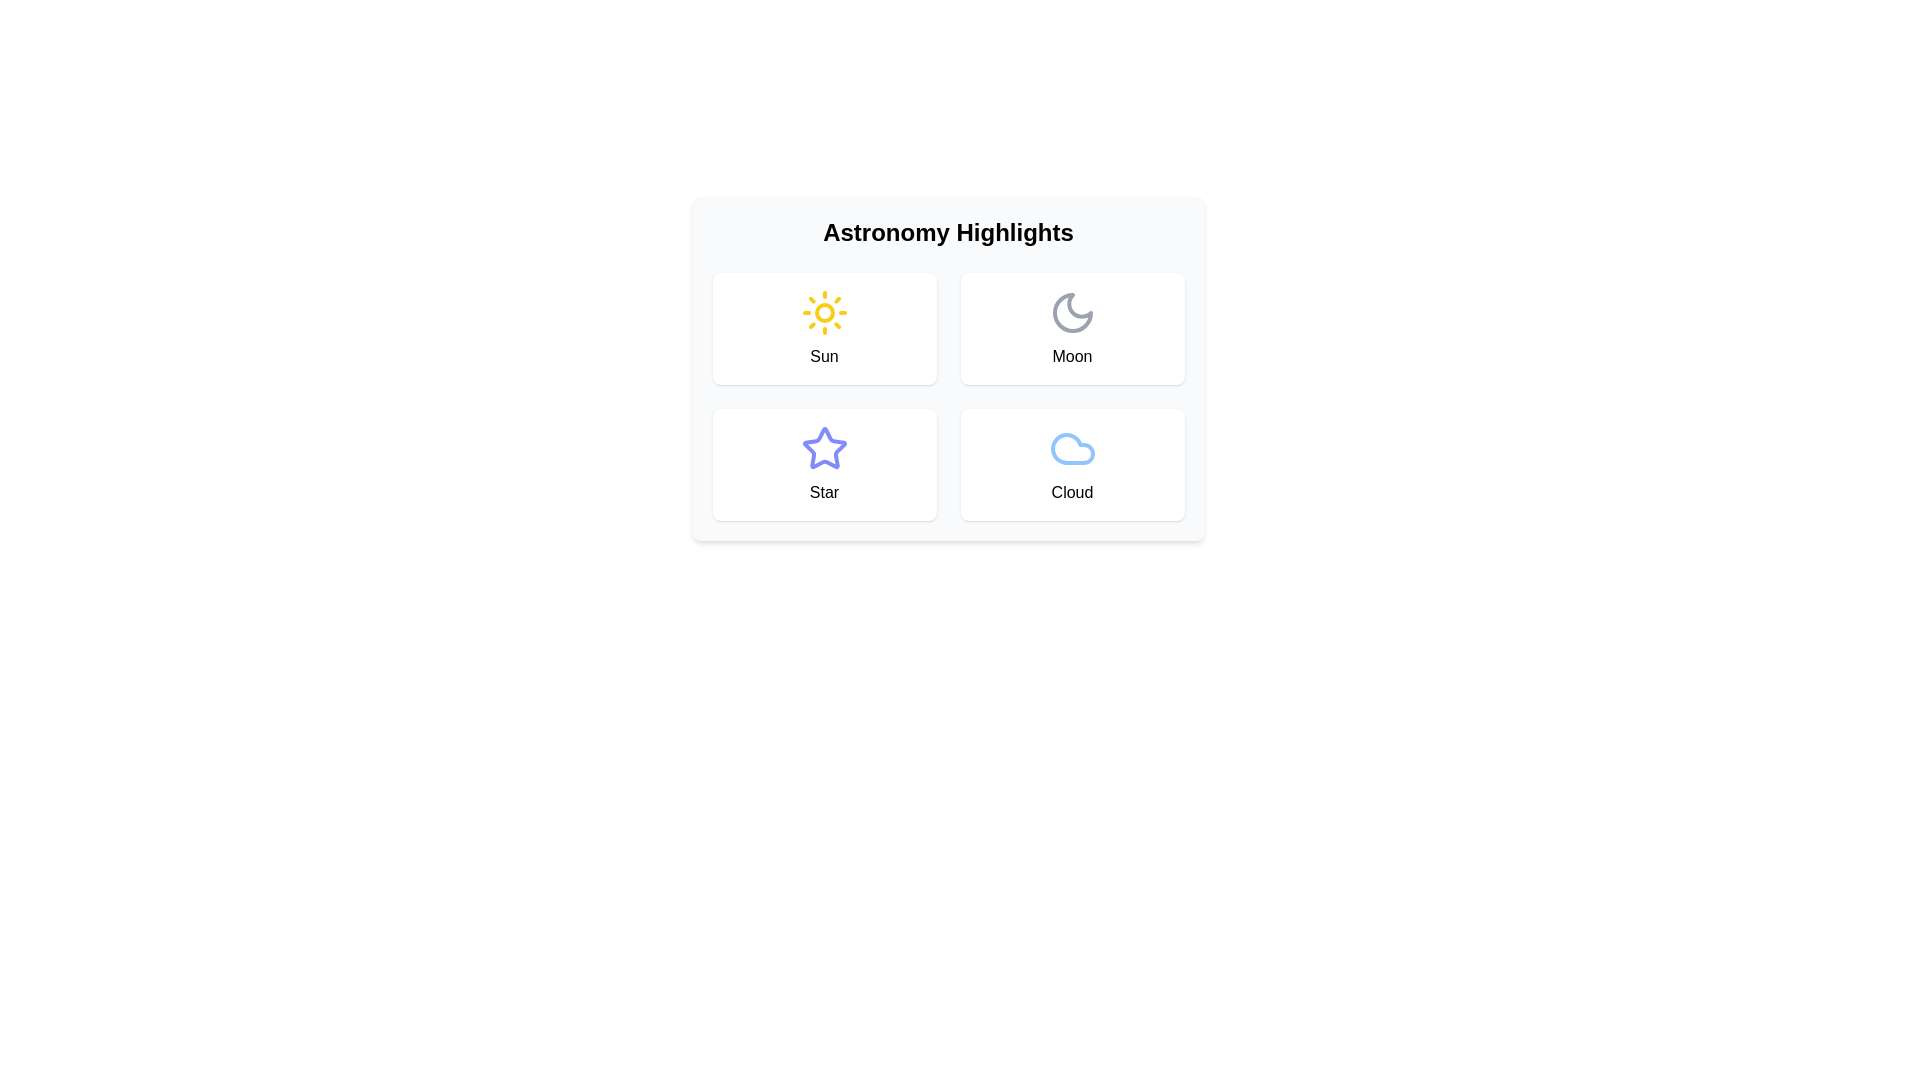  Describe the element at coordinates (824, 493) in the screenshot. I see `the Text label that identifies the card with 'Star' in the bottom-left card of the 'Astronomy Highlights' panel` at that location.